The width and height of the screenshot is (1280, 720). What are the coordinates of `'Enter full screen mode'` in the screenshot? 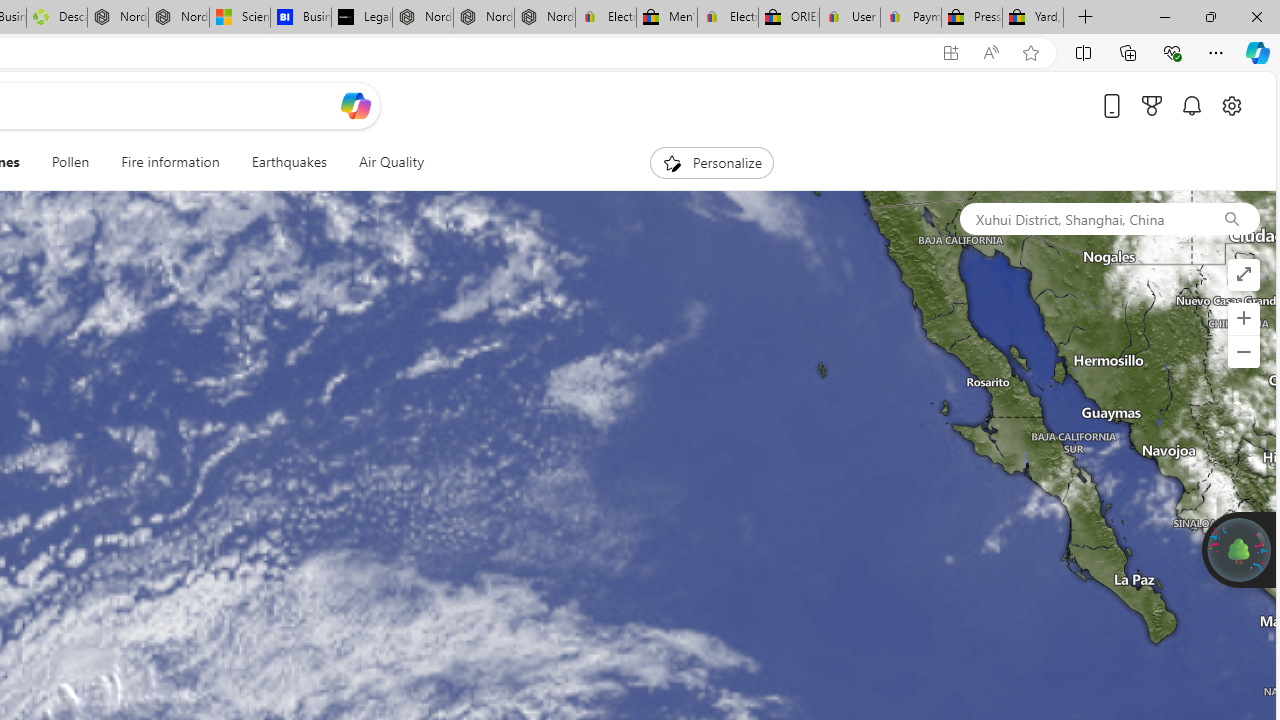 It's located at (1242, 275).